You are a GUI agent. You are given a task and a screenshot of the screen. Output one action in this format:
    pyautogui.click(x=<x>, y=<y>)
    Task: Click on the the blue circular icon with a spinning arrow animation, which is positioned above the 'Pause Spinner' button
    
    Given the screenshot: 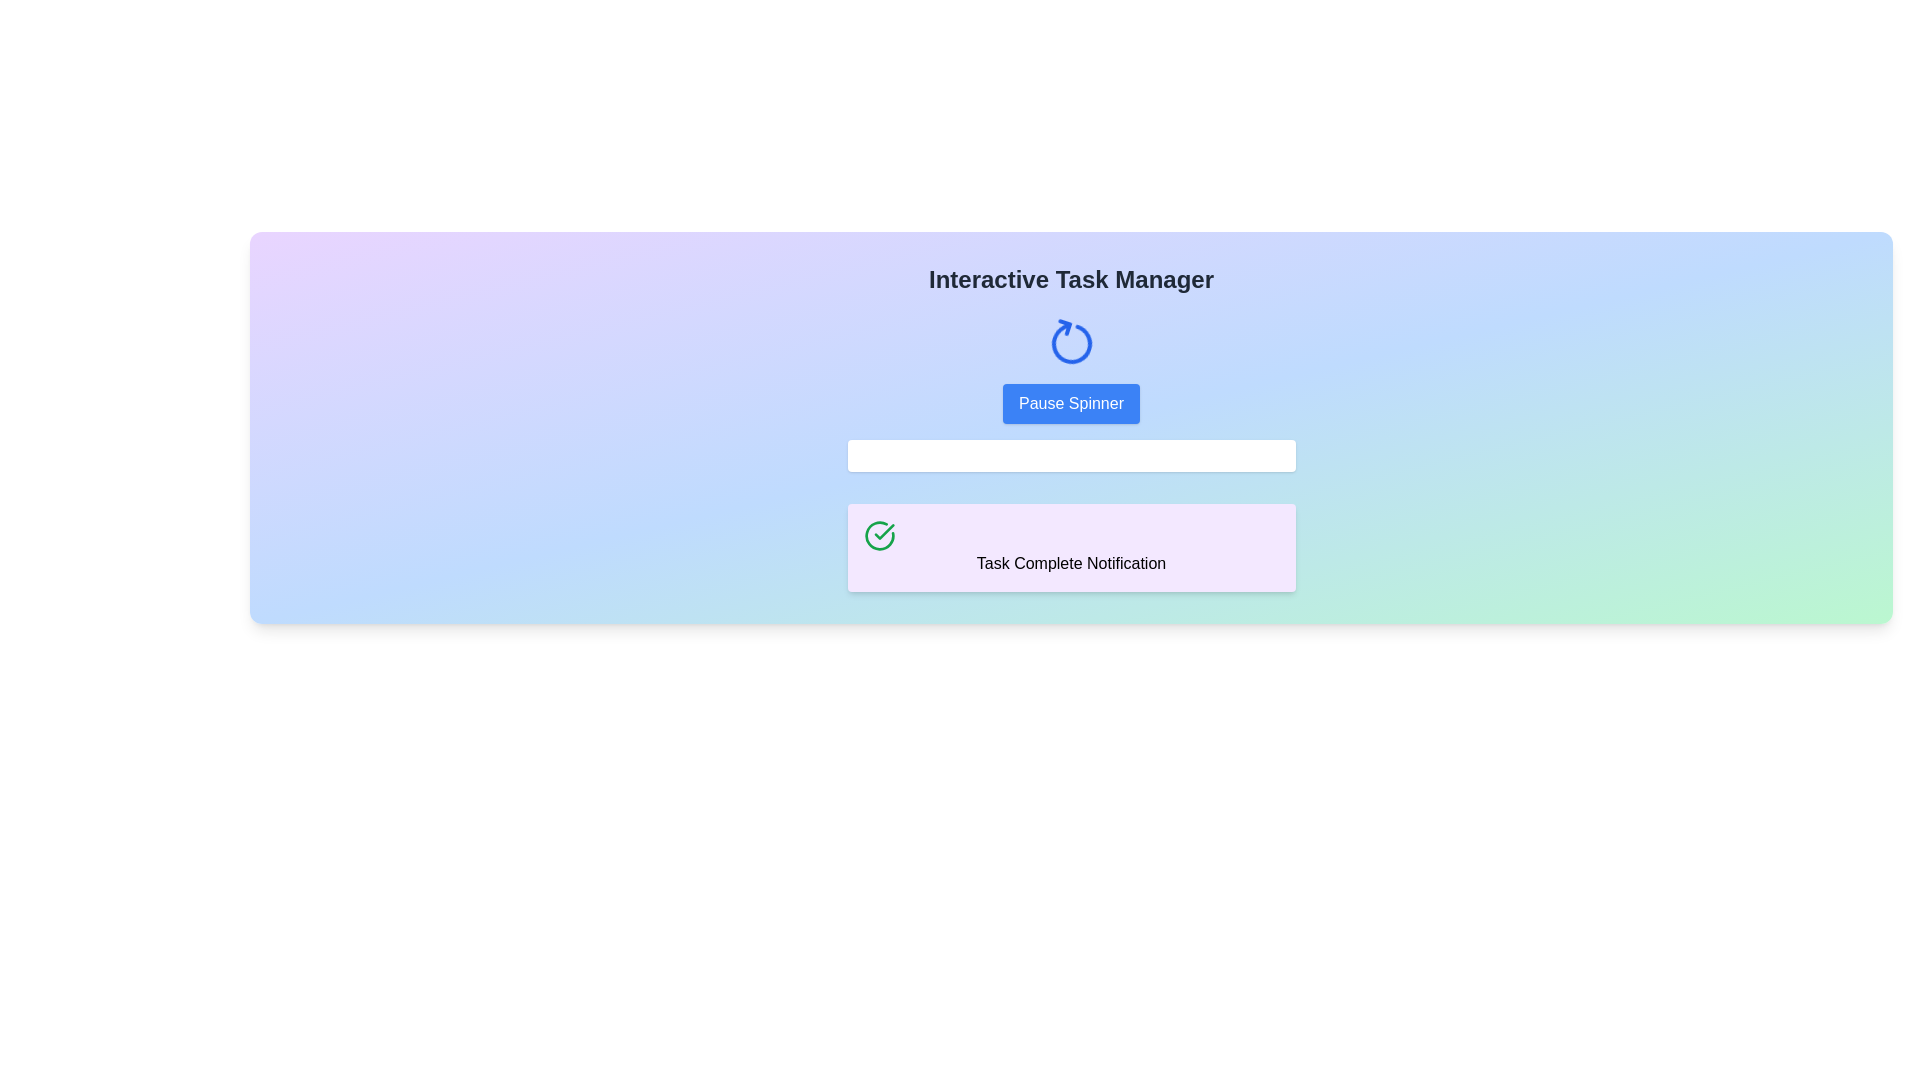 What is the action you would take?
    pyautogui.click(x=1070, y=342)
    